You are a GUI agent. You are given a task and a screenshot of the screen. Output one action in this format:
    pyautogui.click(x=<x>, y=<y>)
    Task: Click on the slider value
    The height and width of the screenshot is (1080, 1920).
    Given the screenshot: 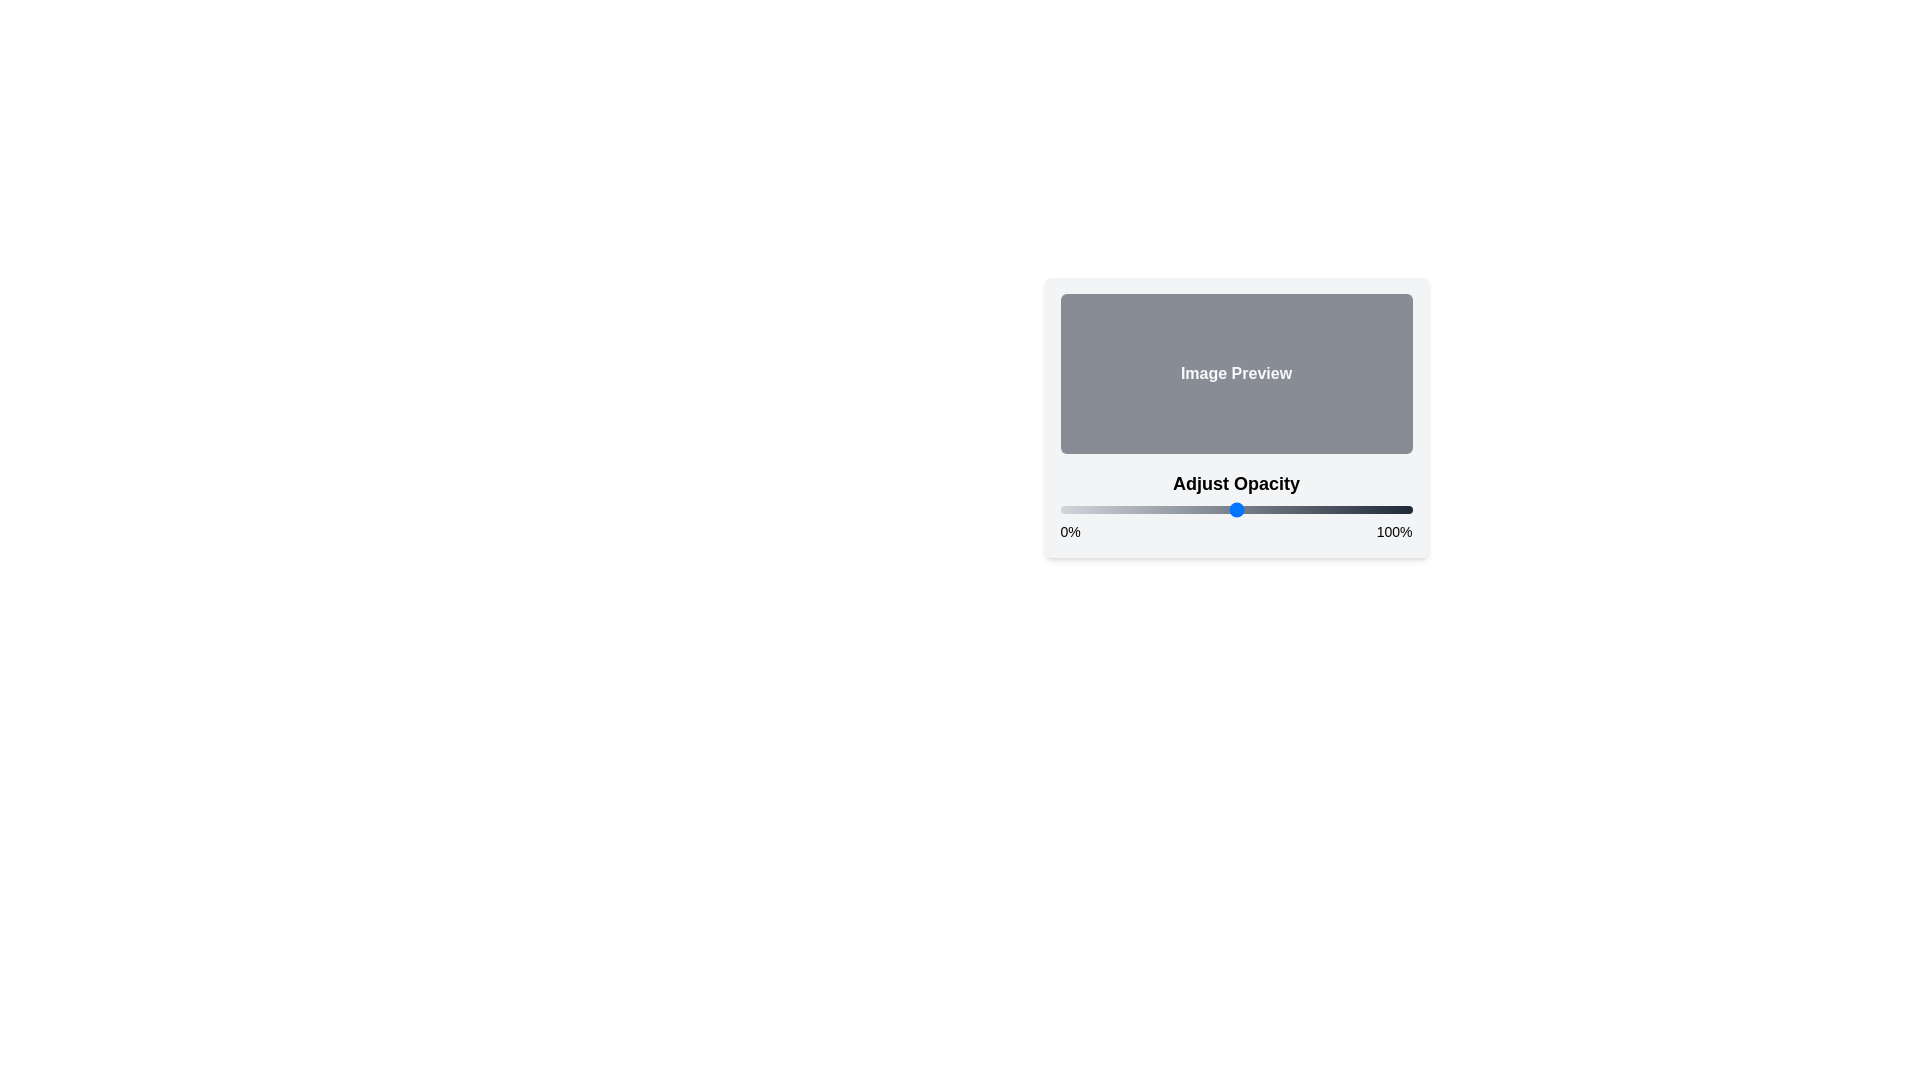 What is the action you would take?
    pyautogui.click(x=1130, y=508)
    